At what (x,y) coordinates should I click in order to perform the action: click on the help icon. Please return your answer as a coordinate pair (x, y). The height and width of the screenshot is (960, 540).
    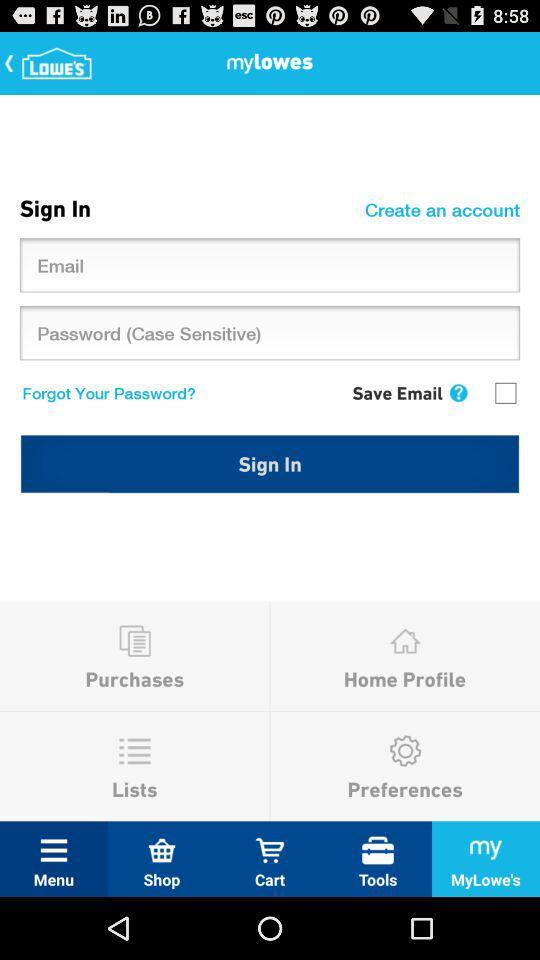
    Looking at the image, I should click on (458, 419).